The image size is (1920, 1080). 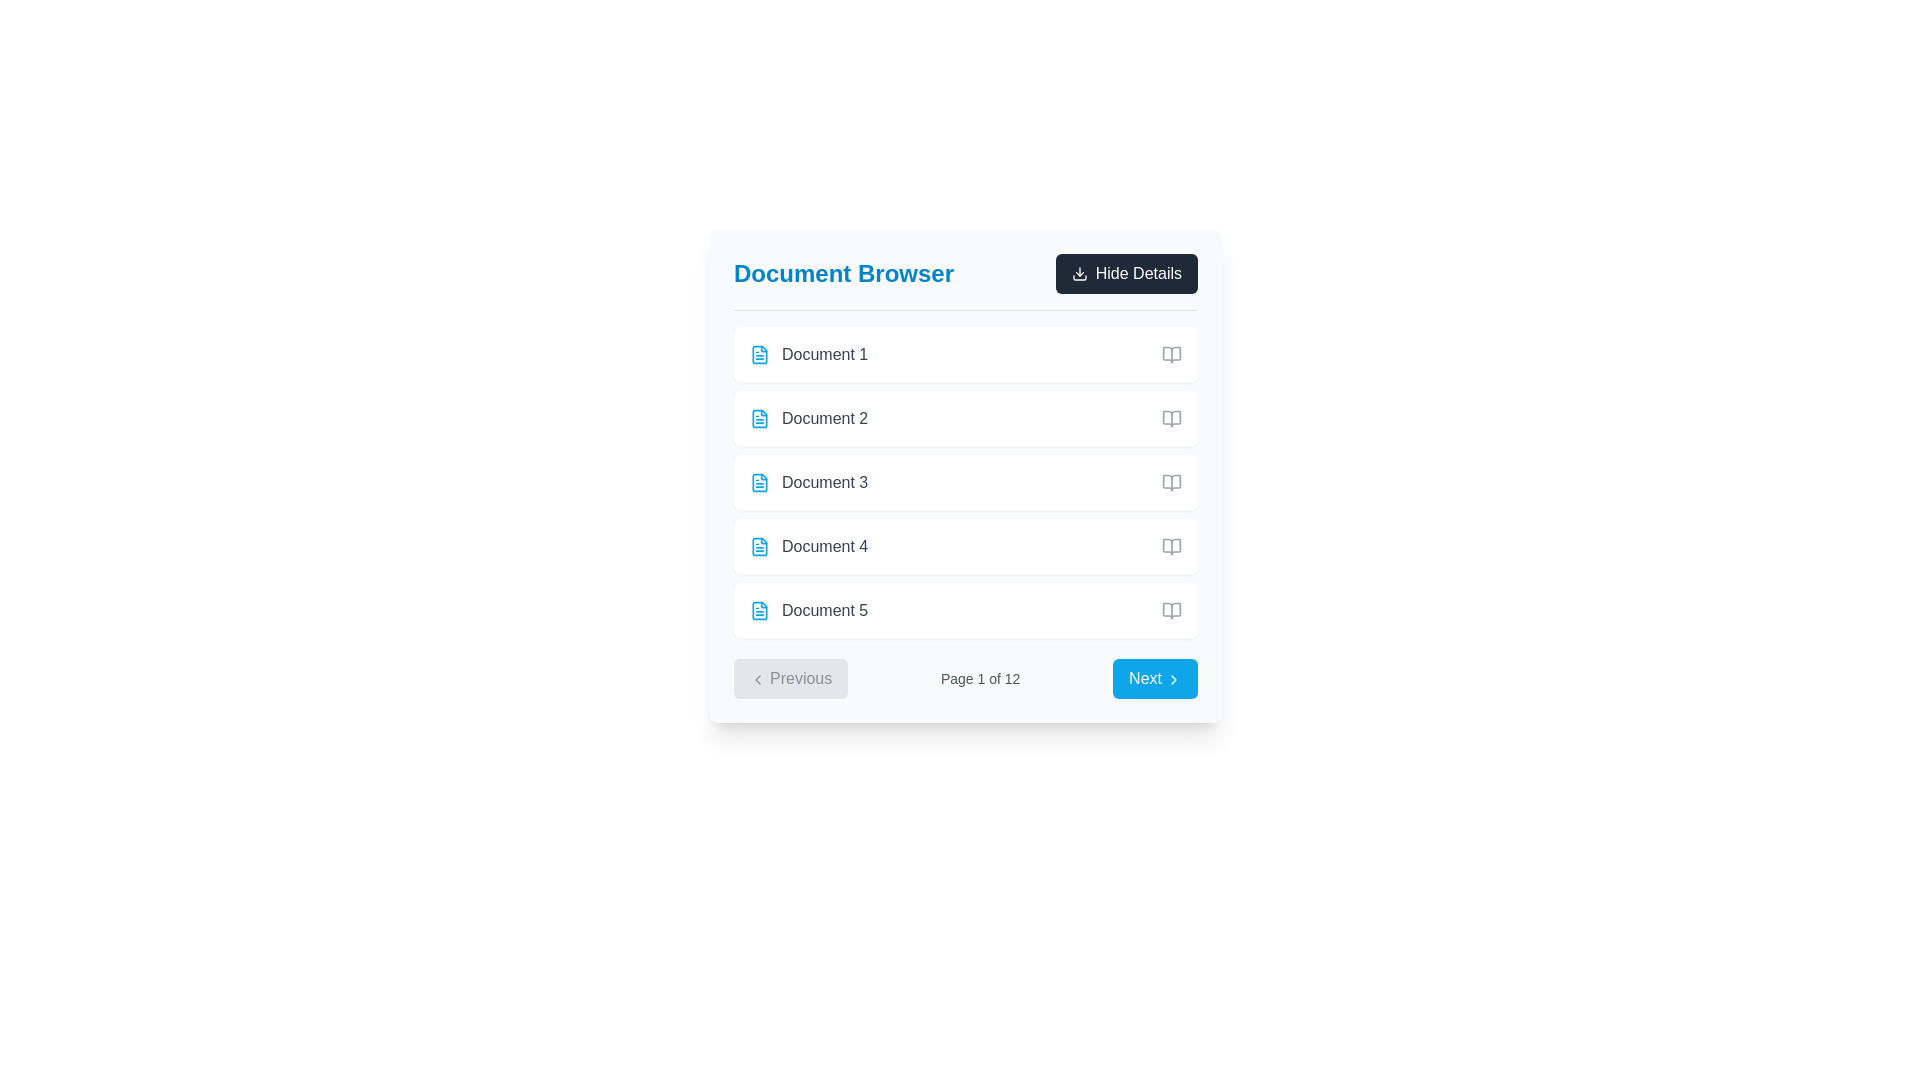 What do you see at coordinates (1171, 482) in the screenshot?
I see `the 'open document' icon located to the far right of the 'Document 3' row` at bounding box center [1171, 482].